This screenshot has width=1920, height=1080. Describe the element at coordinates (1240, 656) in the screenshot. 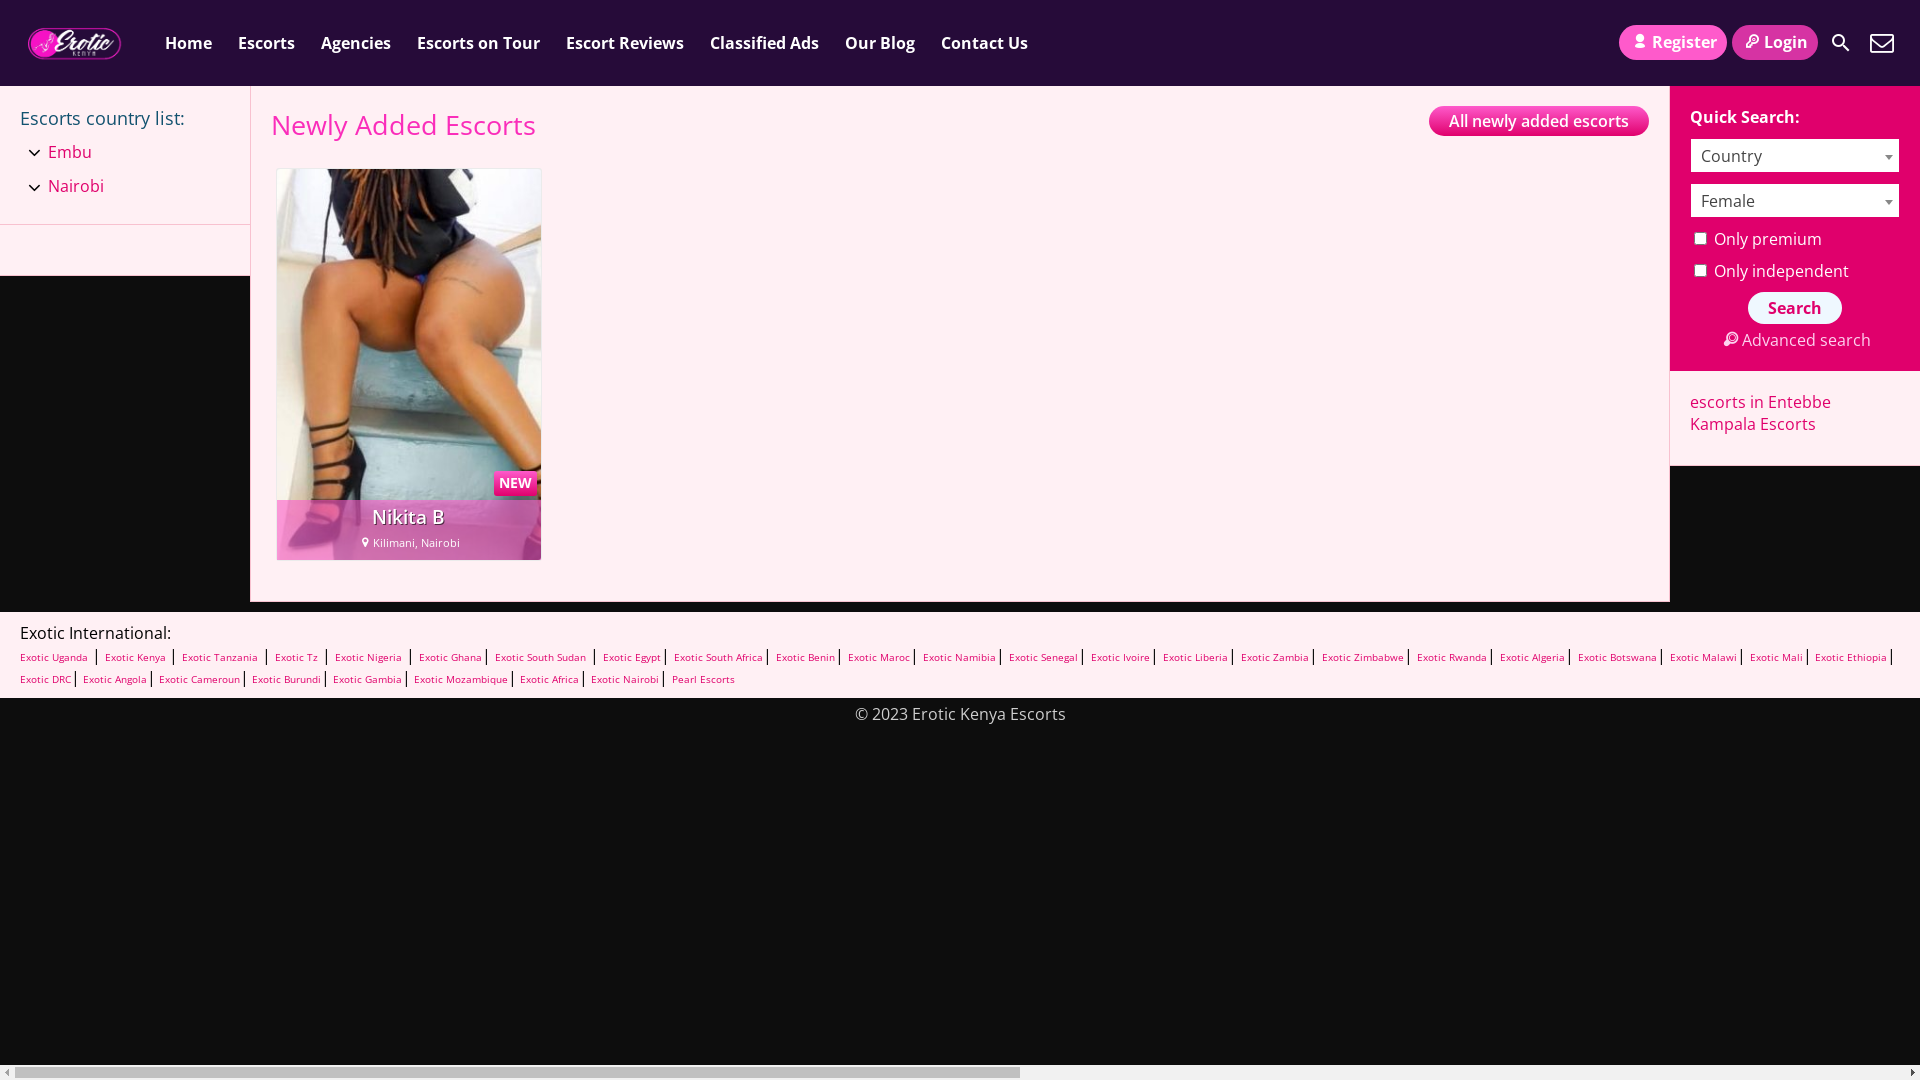

I see `'Exotic Zambia'` at that location.